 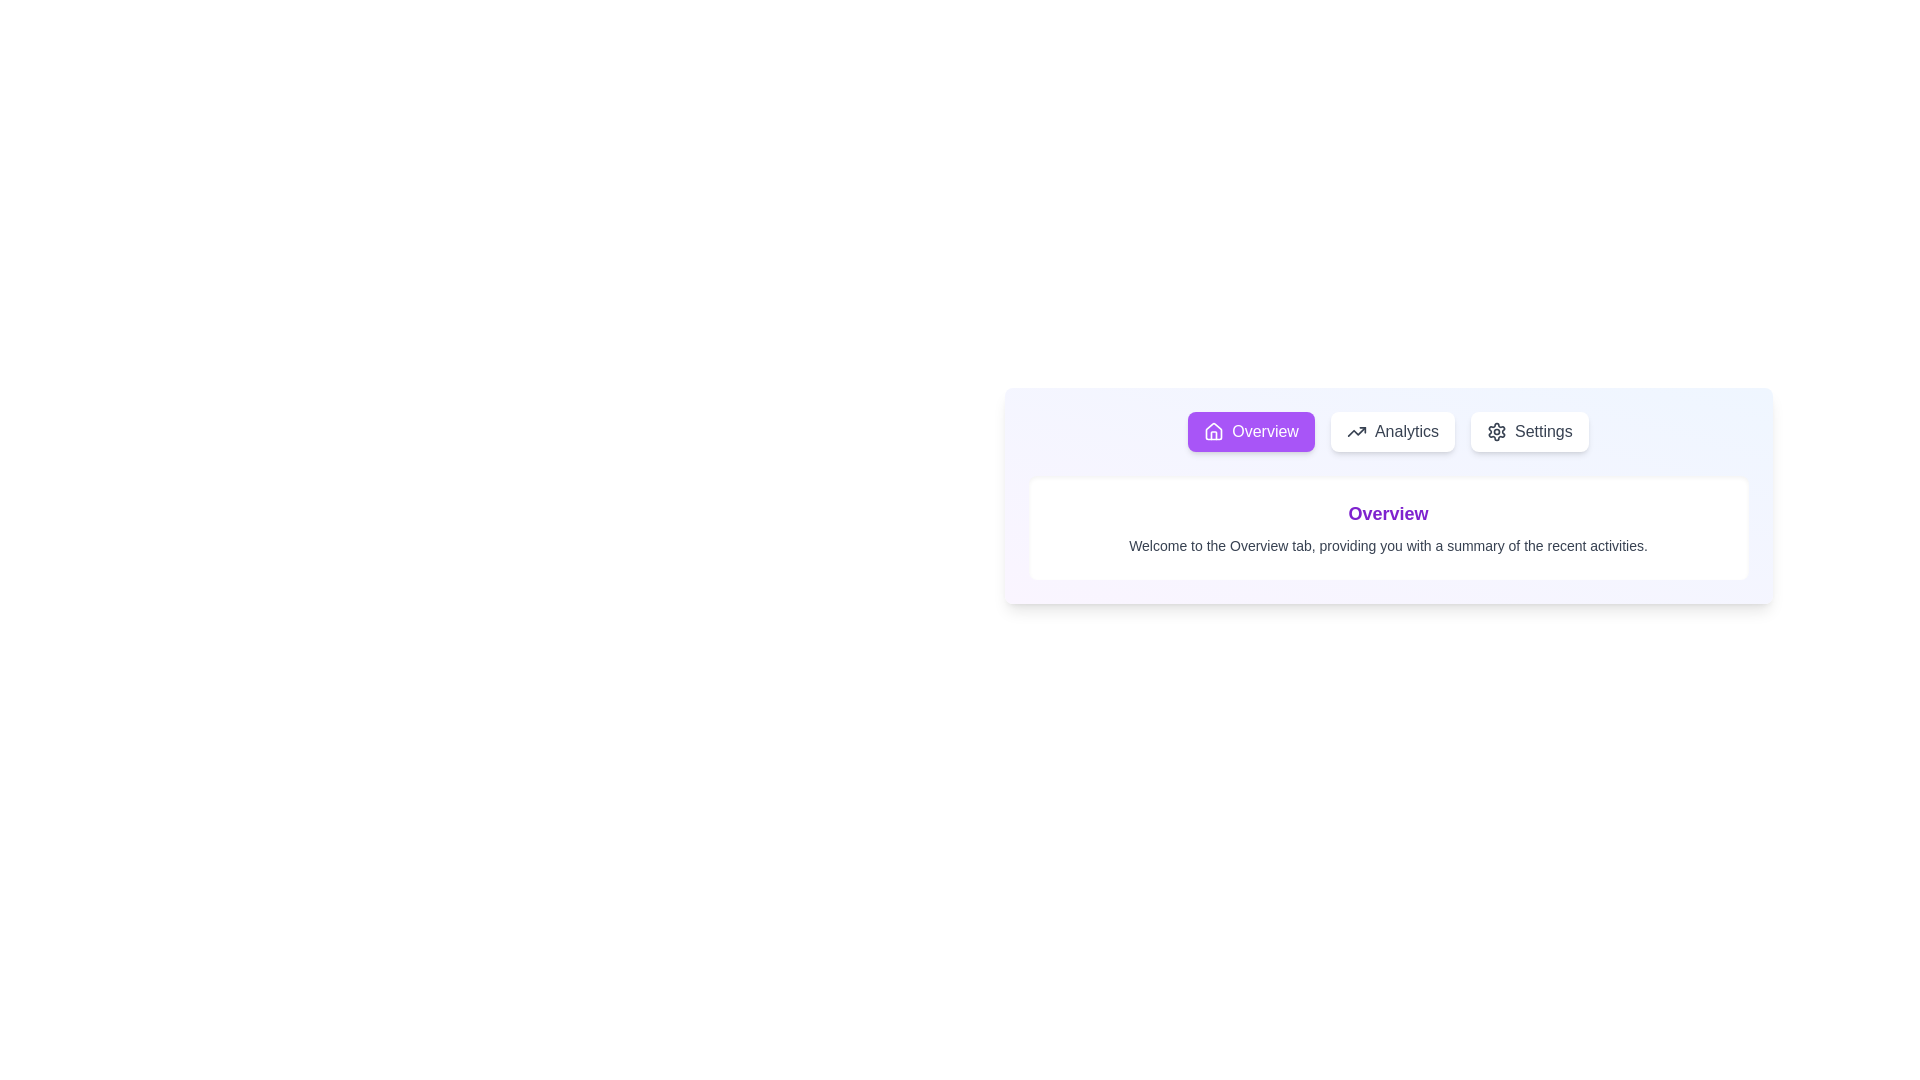 I want to click on the gear icon representing the settings option located in the header navigation bar to initiate the settings functionality, so click(x=1496, y=431).